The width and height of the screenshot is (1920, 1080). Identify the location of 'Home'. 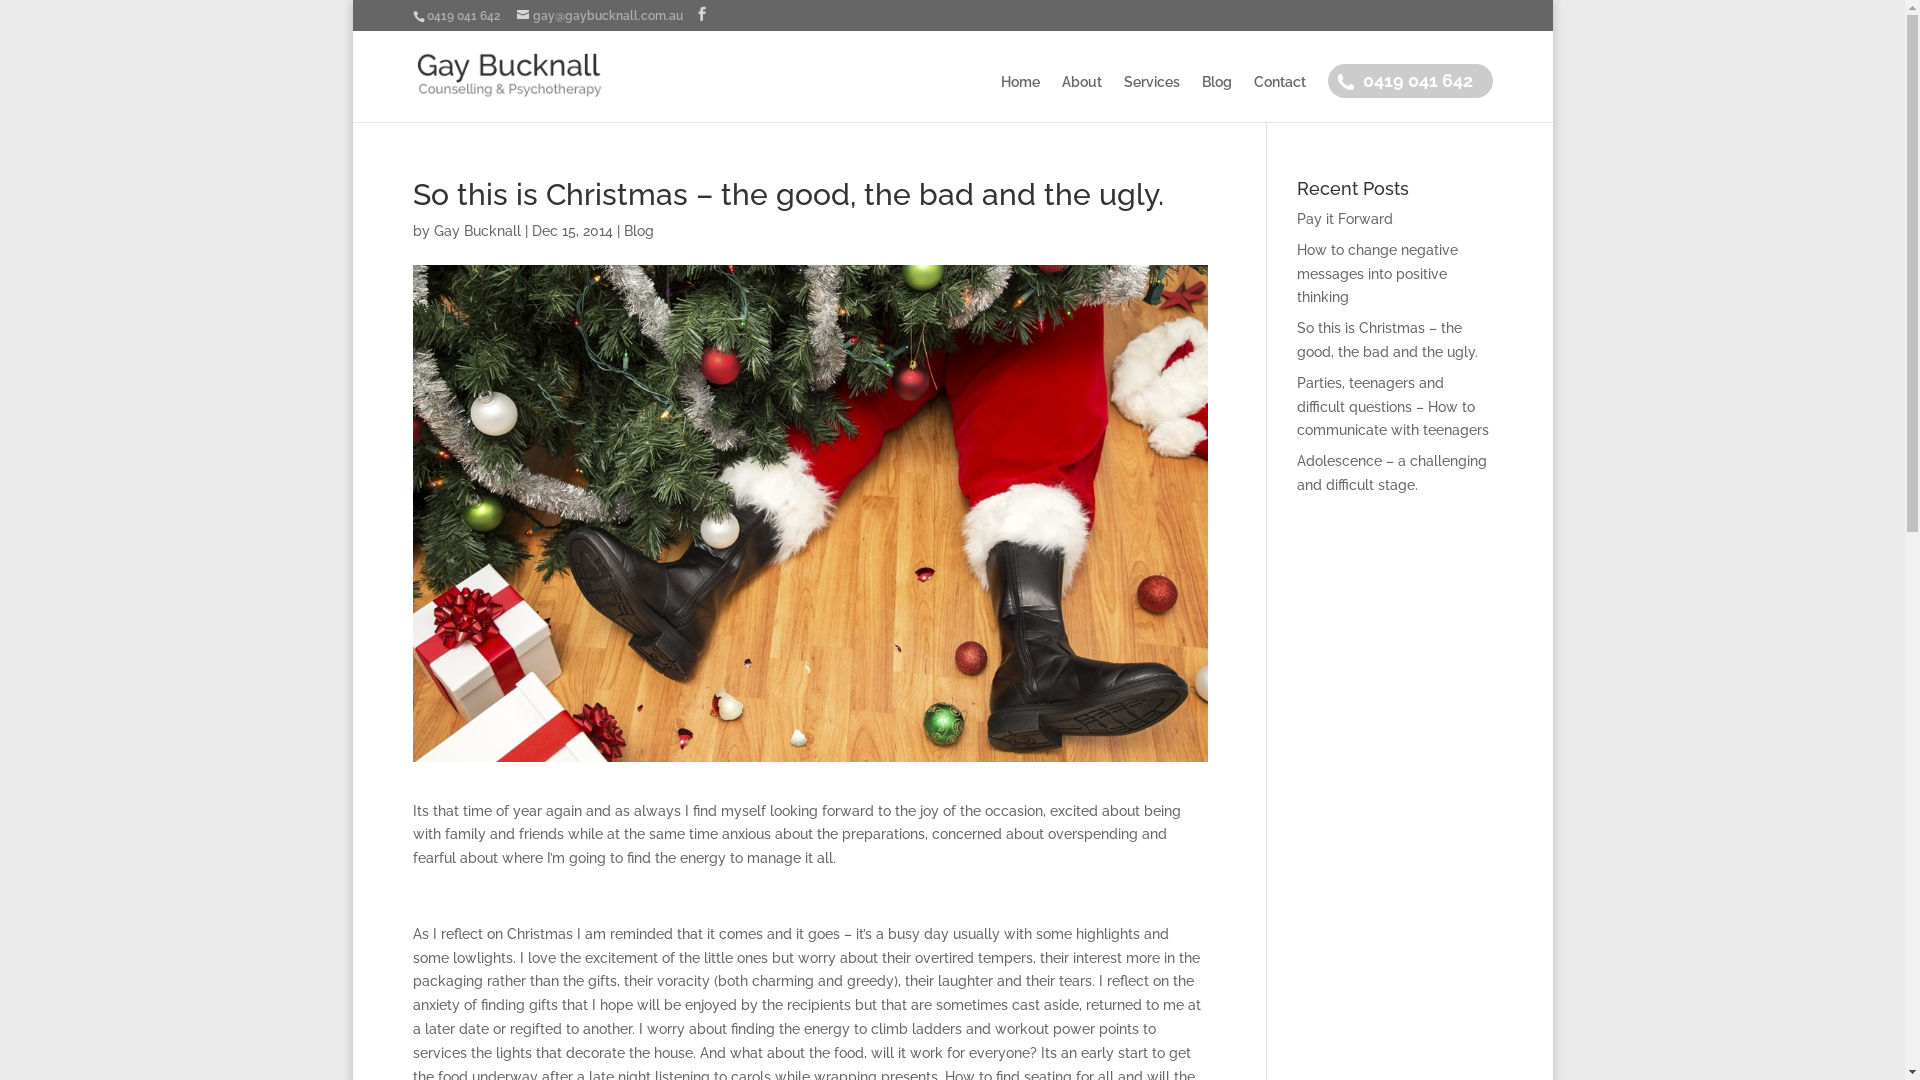
(1019, 98).